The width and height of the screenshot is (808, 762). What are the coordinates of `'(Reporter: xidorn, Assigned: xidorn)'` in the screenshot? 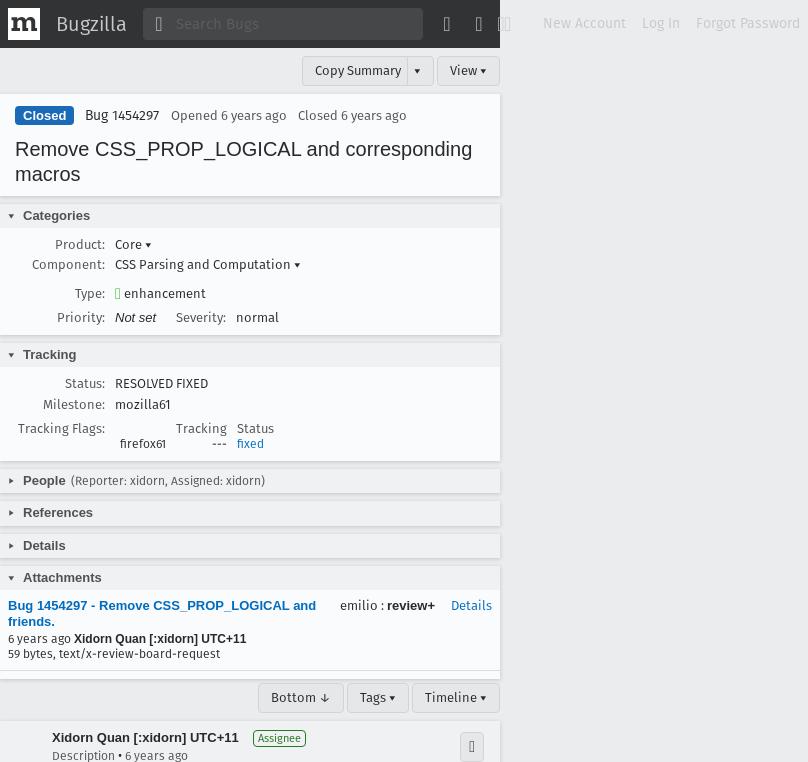 It's located at (69, 480).